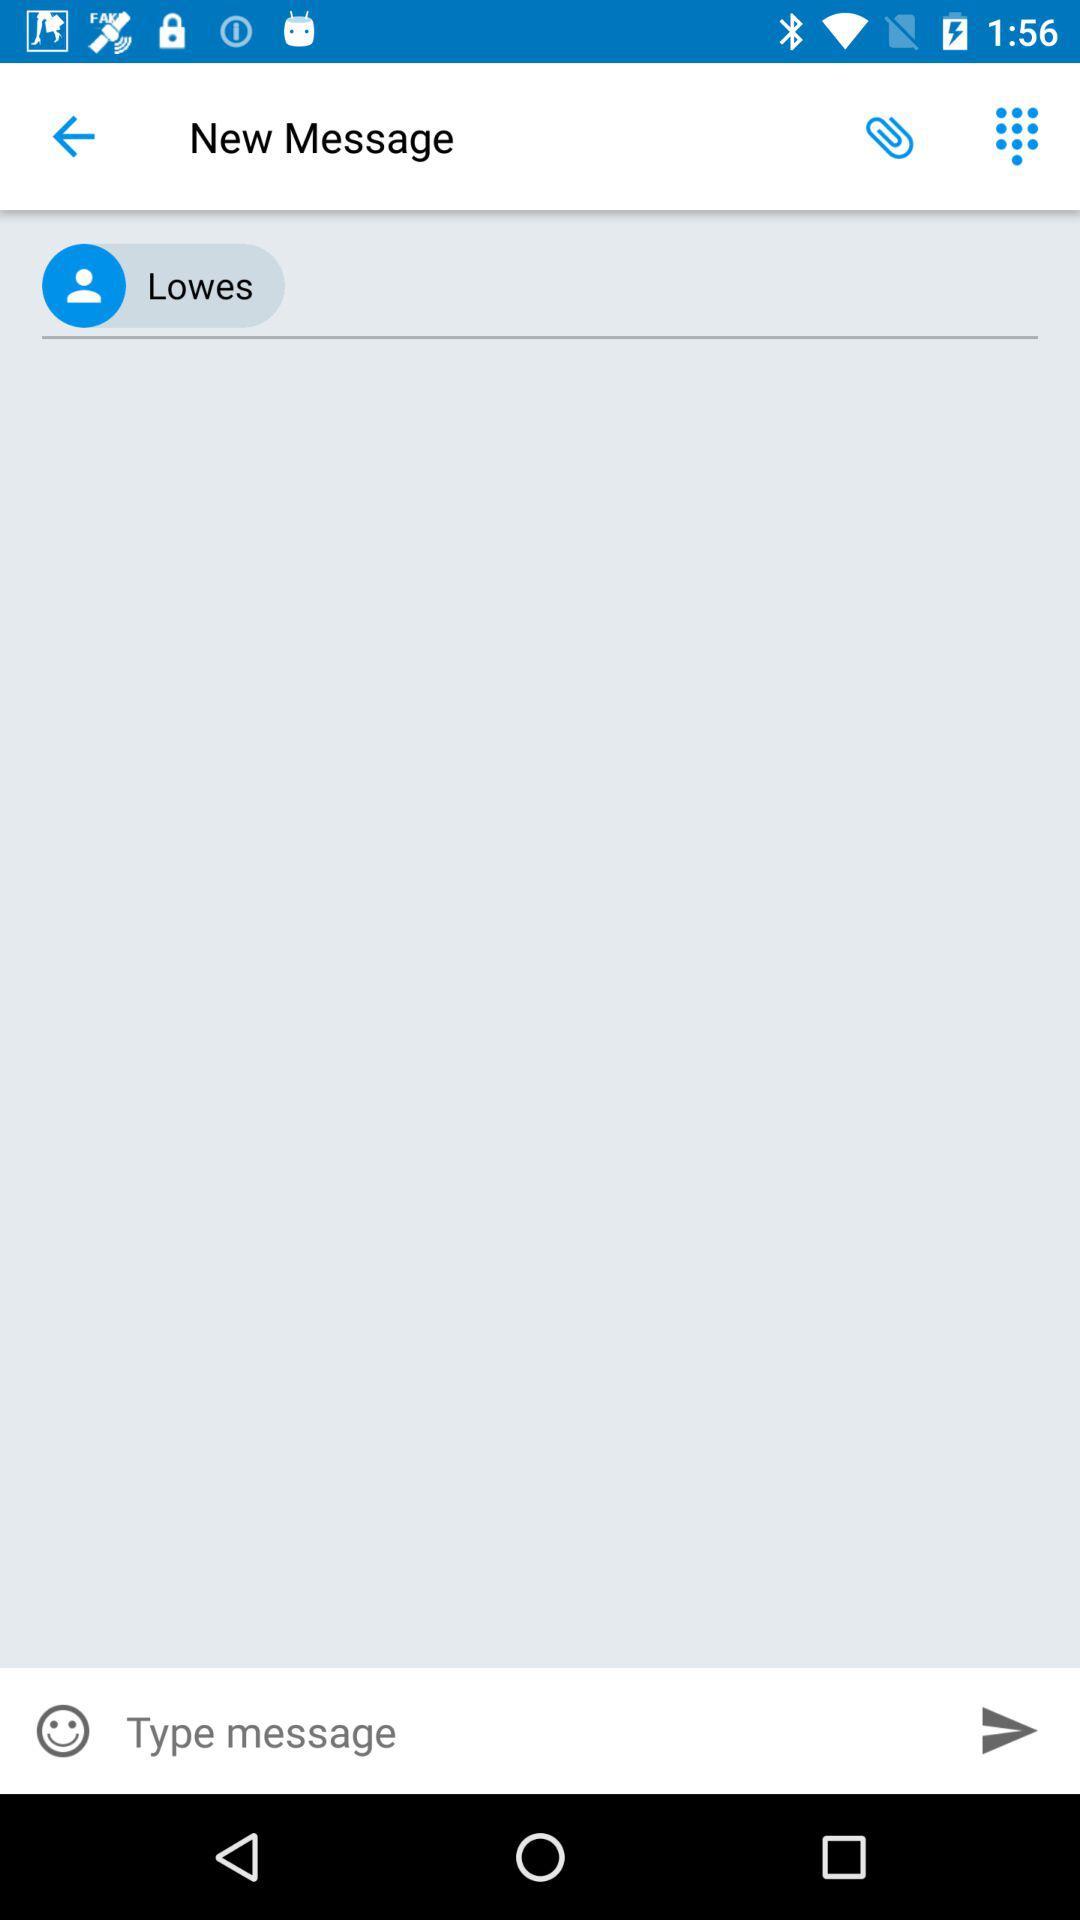 Image resolution: width=1080 pixels, height=1920 pixels. Describe the element at coordinates (890, 135) in the screenshot. I see `the icon next to new message icon` at that location.